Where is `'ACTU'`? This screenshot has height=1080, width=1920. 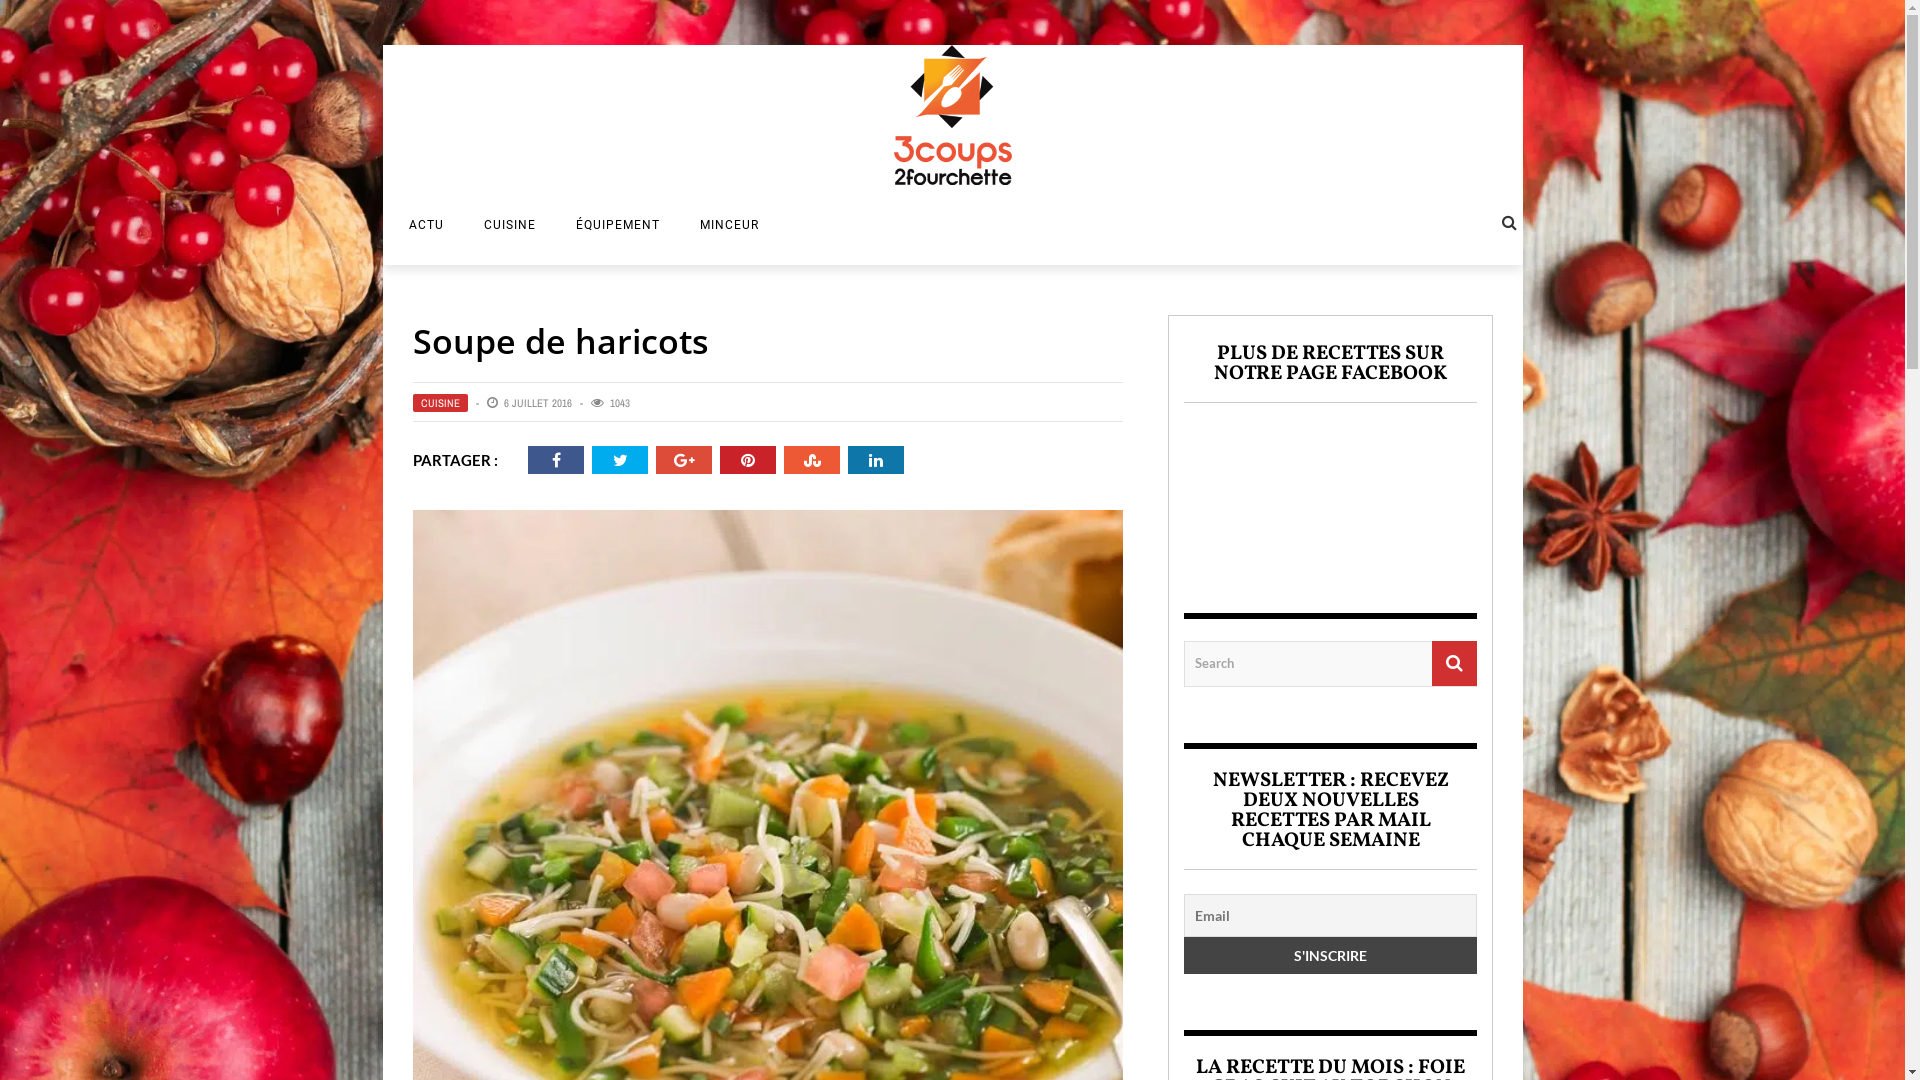
'ACTU' is located at coordinates (388, 224).